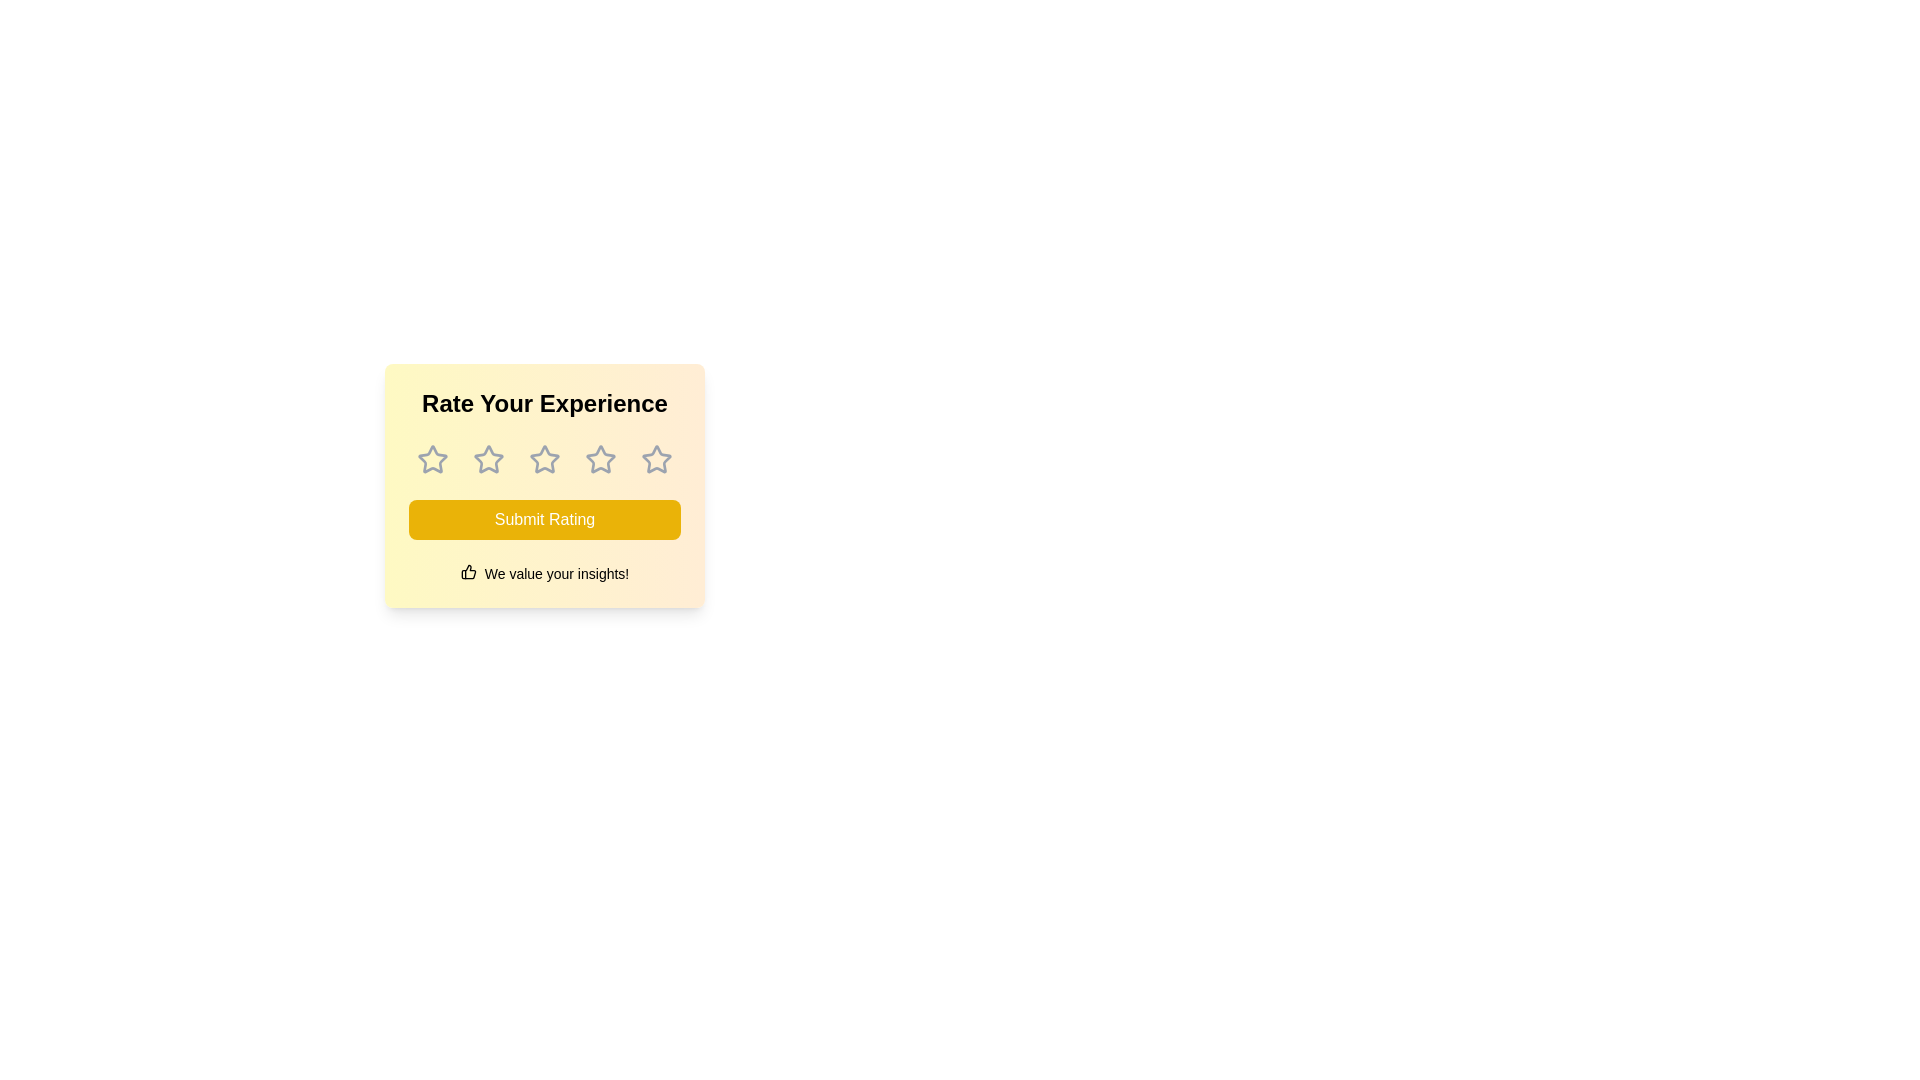 The height and width of the screenshot is (1080, 1920). Describe the element at coordinates (556, 574) in the screenshot. I see `the text block displaying 'We value your insights!' located next to the thumbs-up icon at the bottom of the feedback card` at that location.